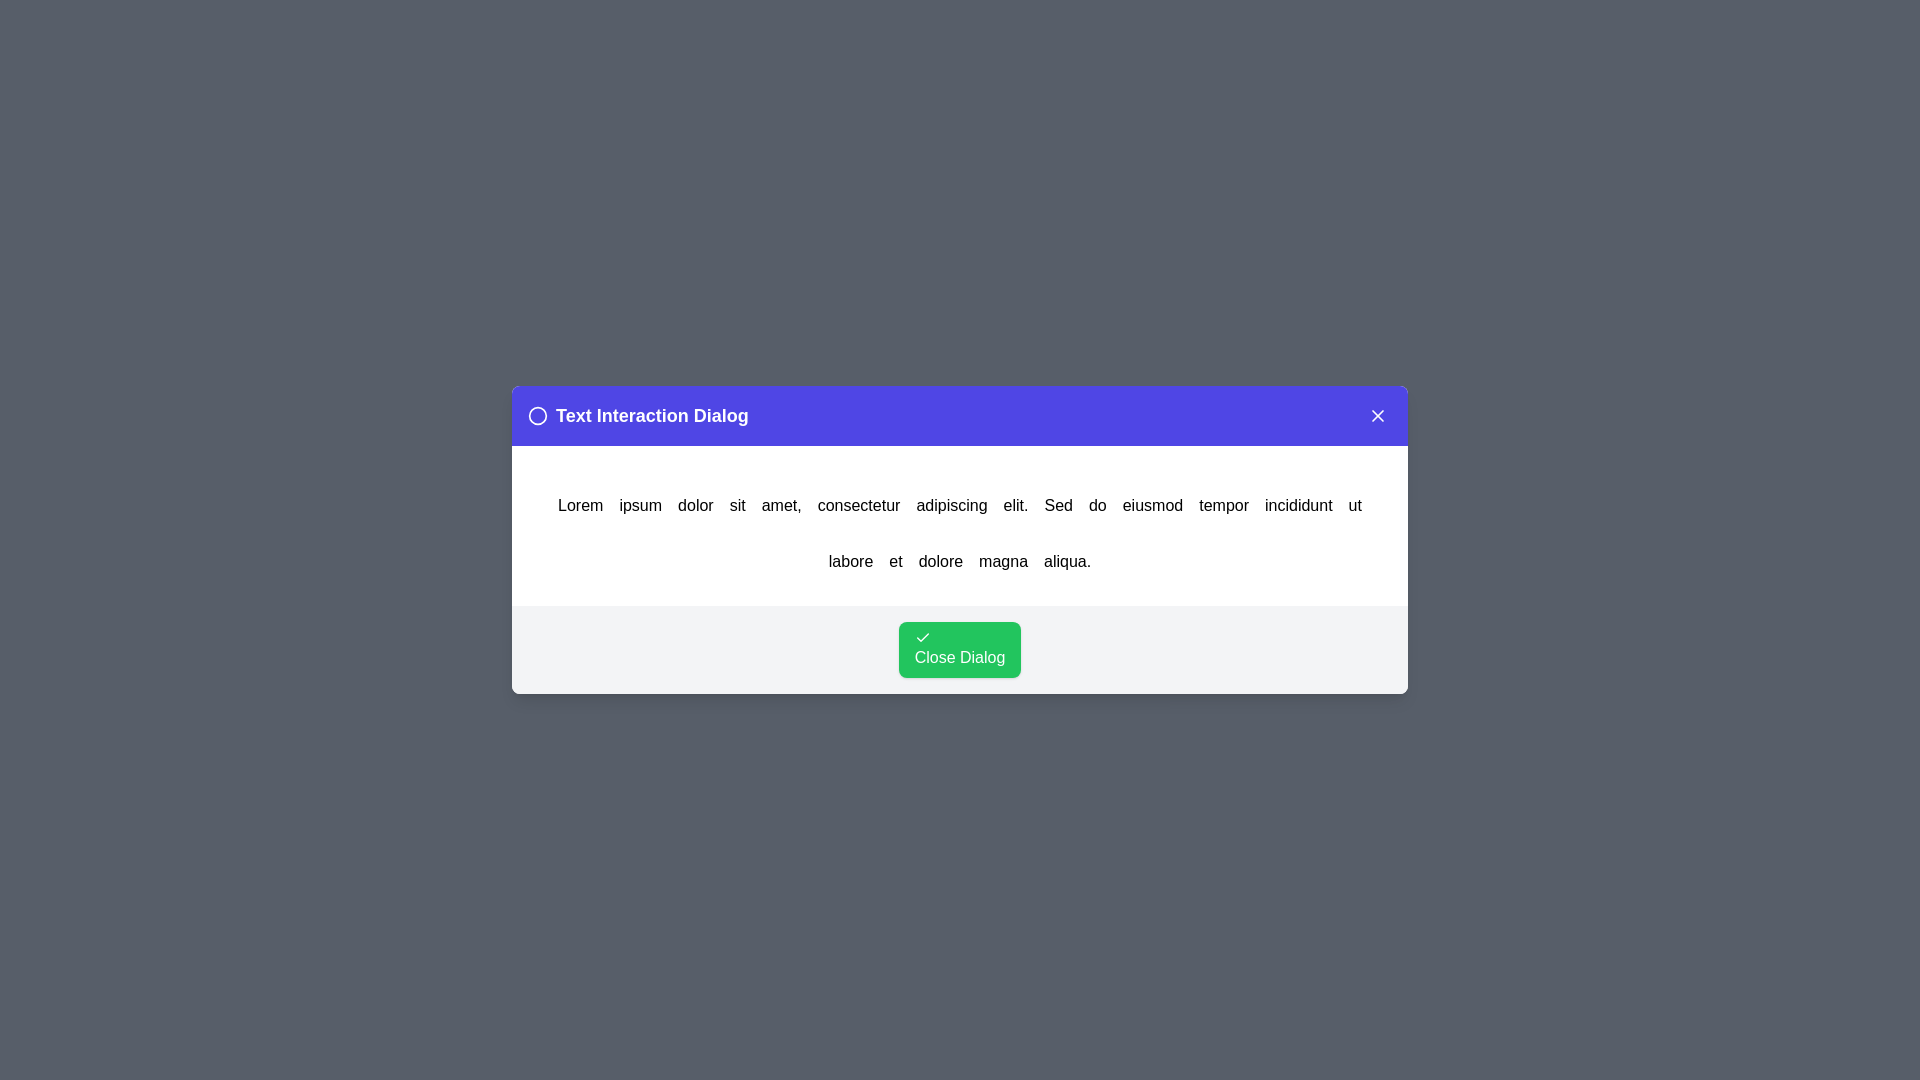 The image size is (1920, 1080). What do you see at coordinates (949, 504) in the screenshot?
I see `the word adipiscing in the text to trigger an alert displaying the clicked word` at bounding box center [949, 504].